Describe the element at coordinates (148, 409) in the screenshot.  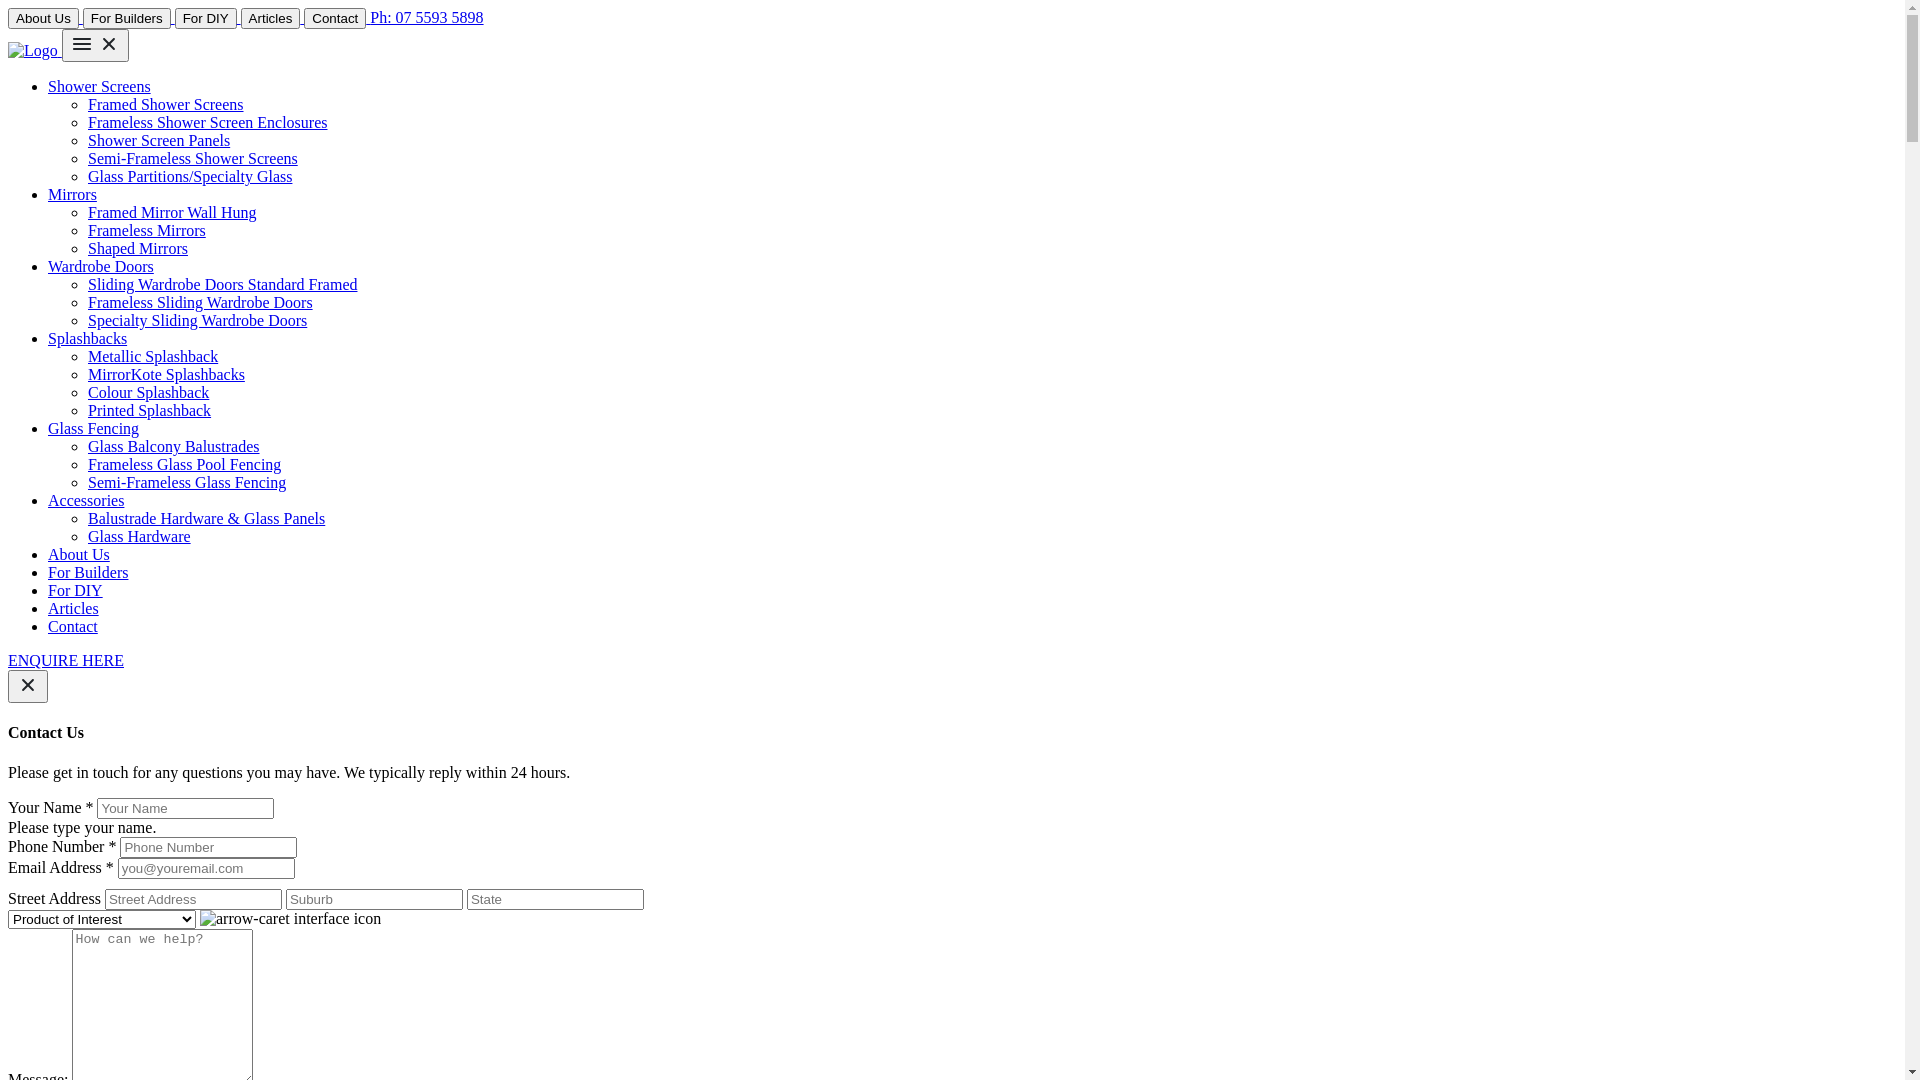
I see `'Printed Splashback'` at that location.